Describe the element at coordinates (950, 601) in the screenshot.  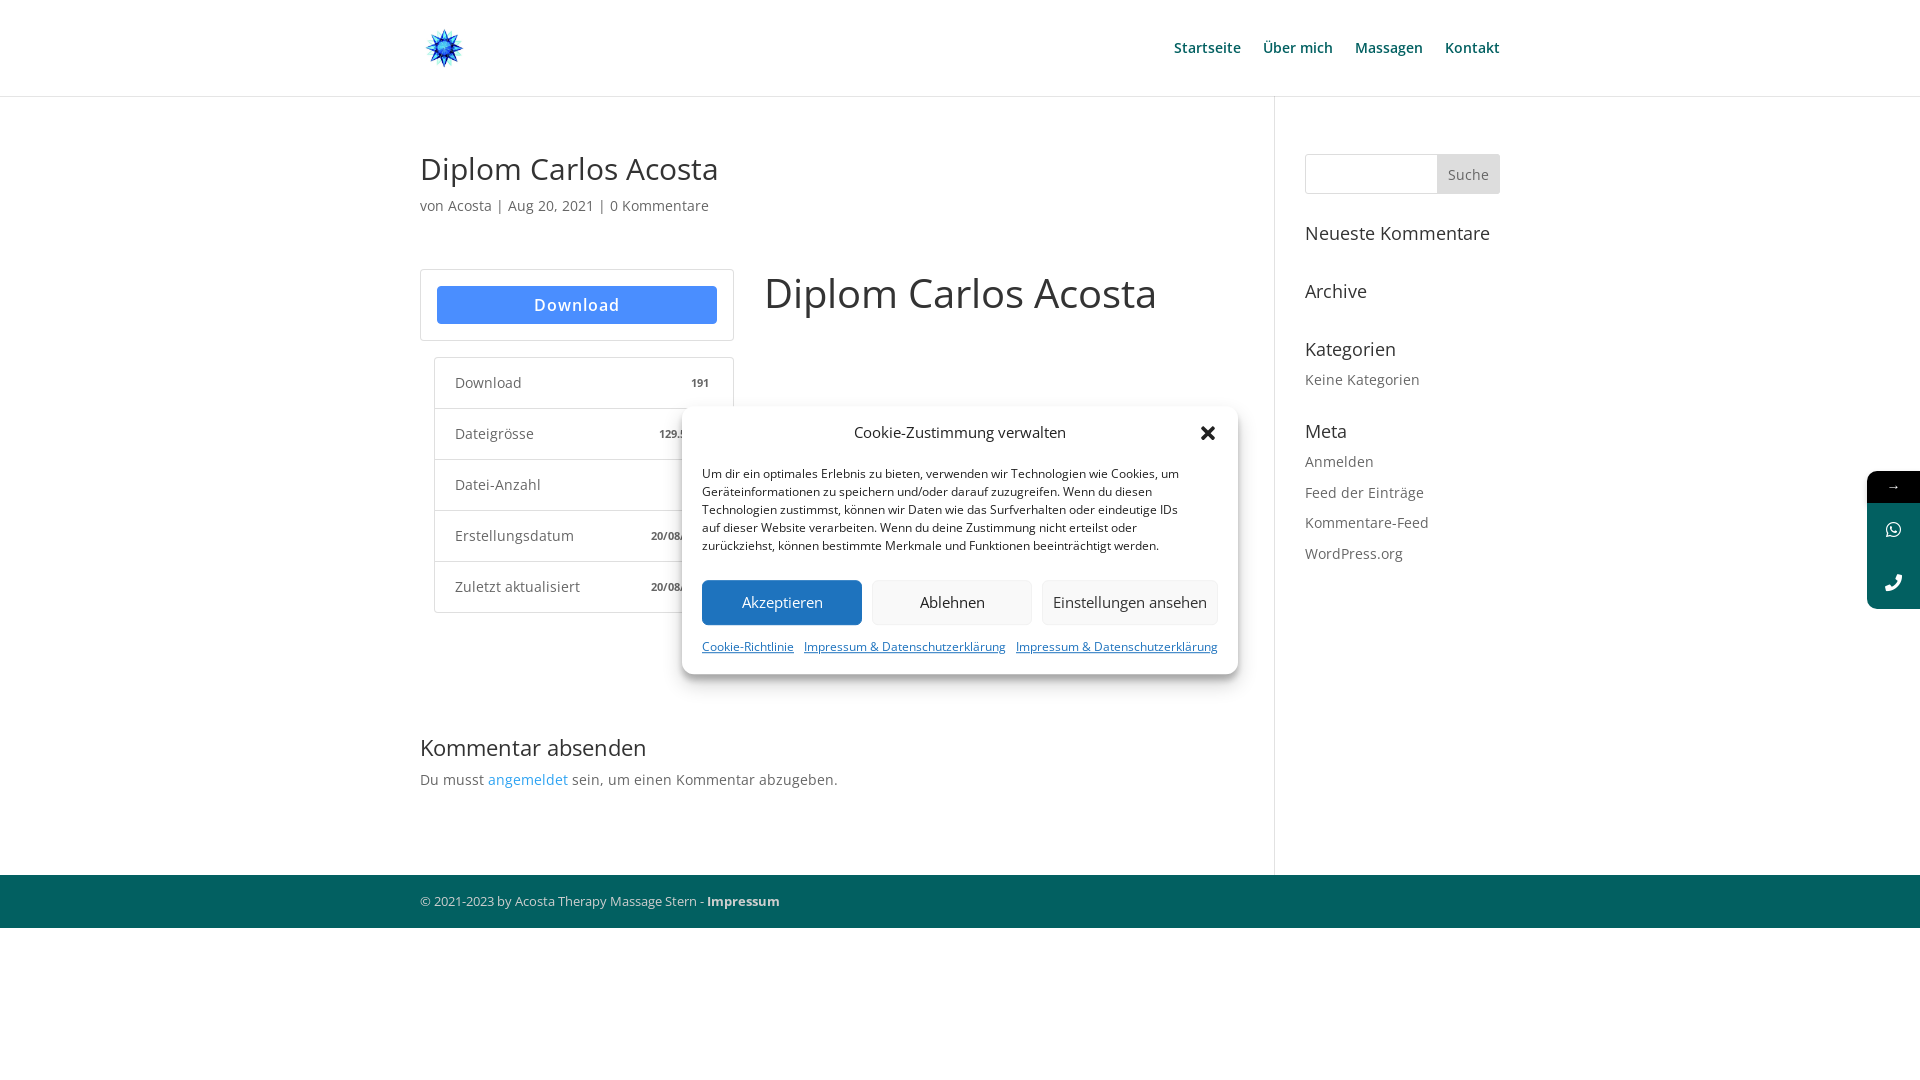
I see `'Ablehnen'` at that location.